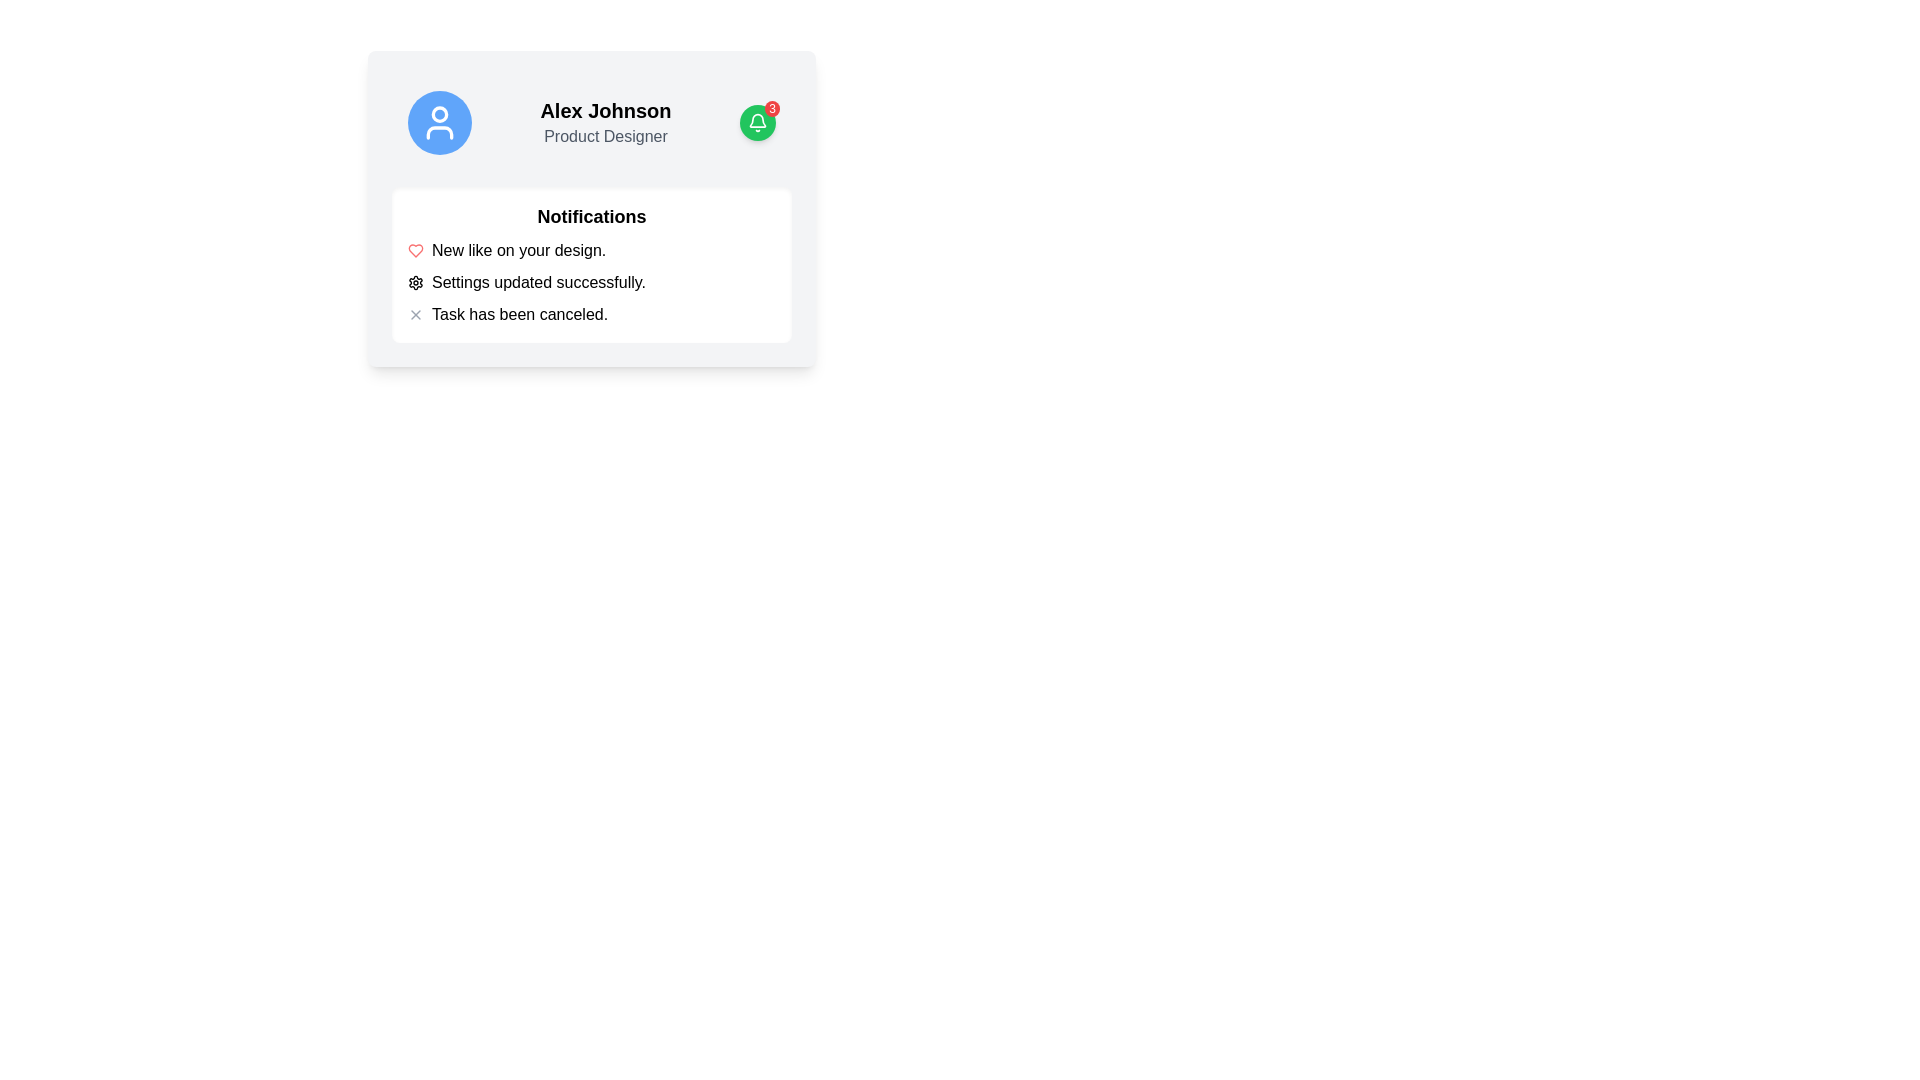 The width and height of the screenshot is (1920, 1080). Describe the element at coordinates (439, 123) in the screenshot. I see `the user profile icon, which is centrally placed within a blue circular area above the text 'Alex Johnson' in the user information card` at that location.